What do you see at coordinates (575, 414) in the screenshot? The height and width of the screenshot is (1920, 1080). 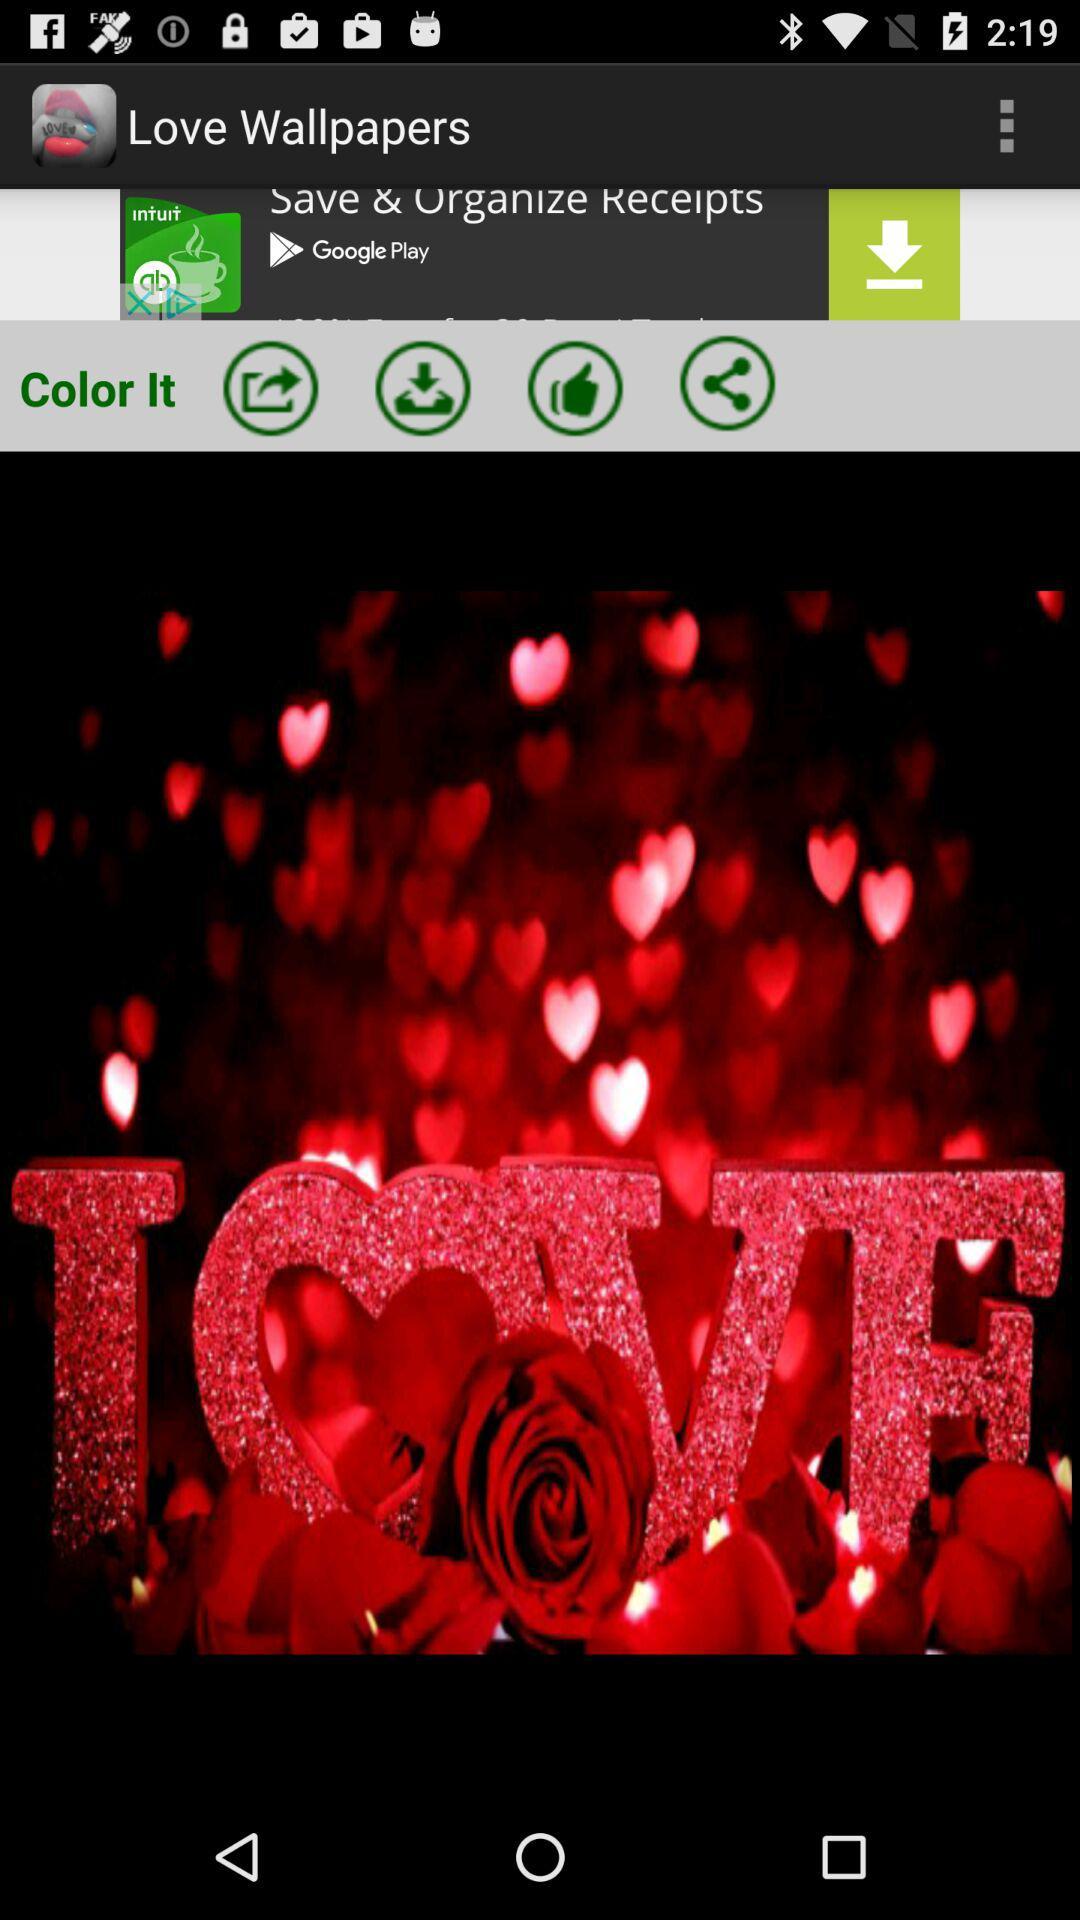 I see `the thumbs_up icon` at bounding box center [575, 414].